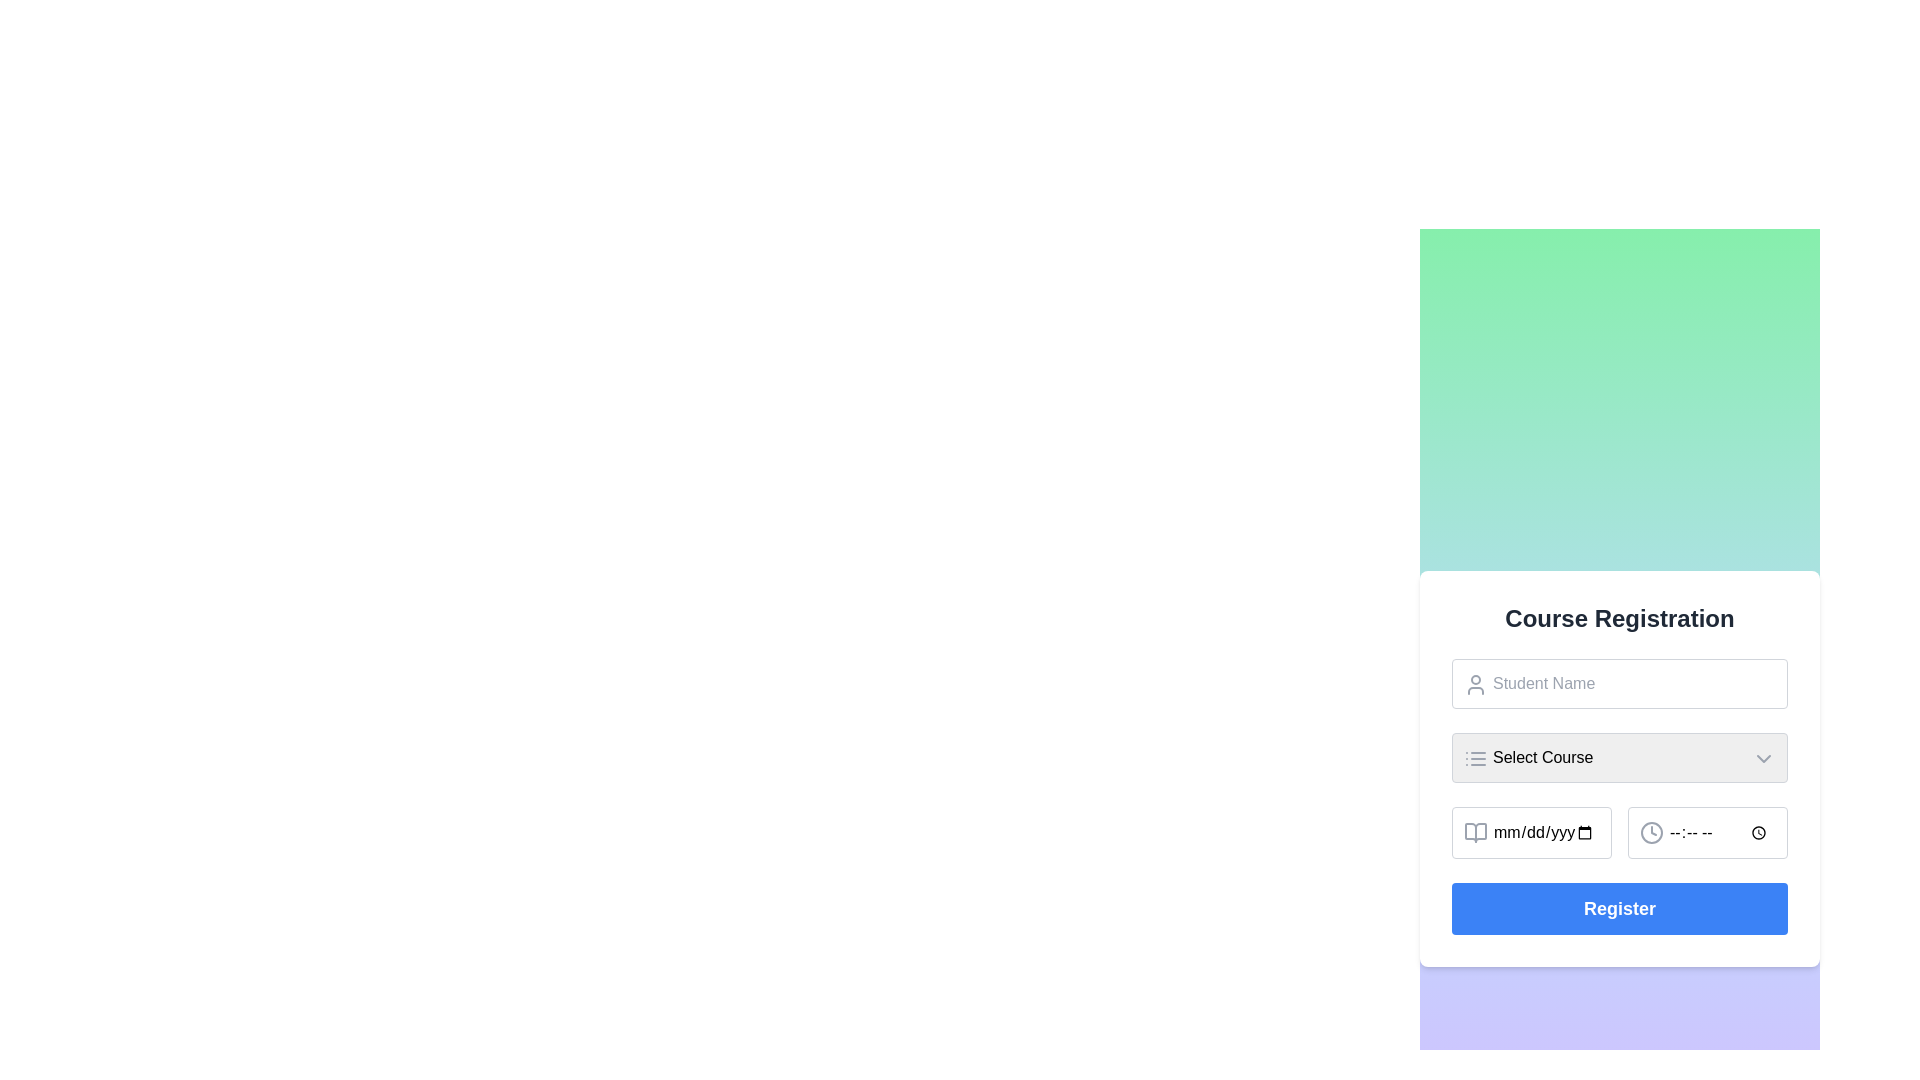  What do you see at coordinates (1476, 833) in the screenshot?
I see `the date-related icon located to the left of the 'mm/dd/yyyy' text field` at bounding box center [1476, 833].